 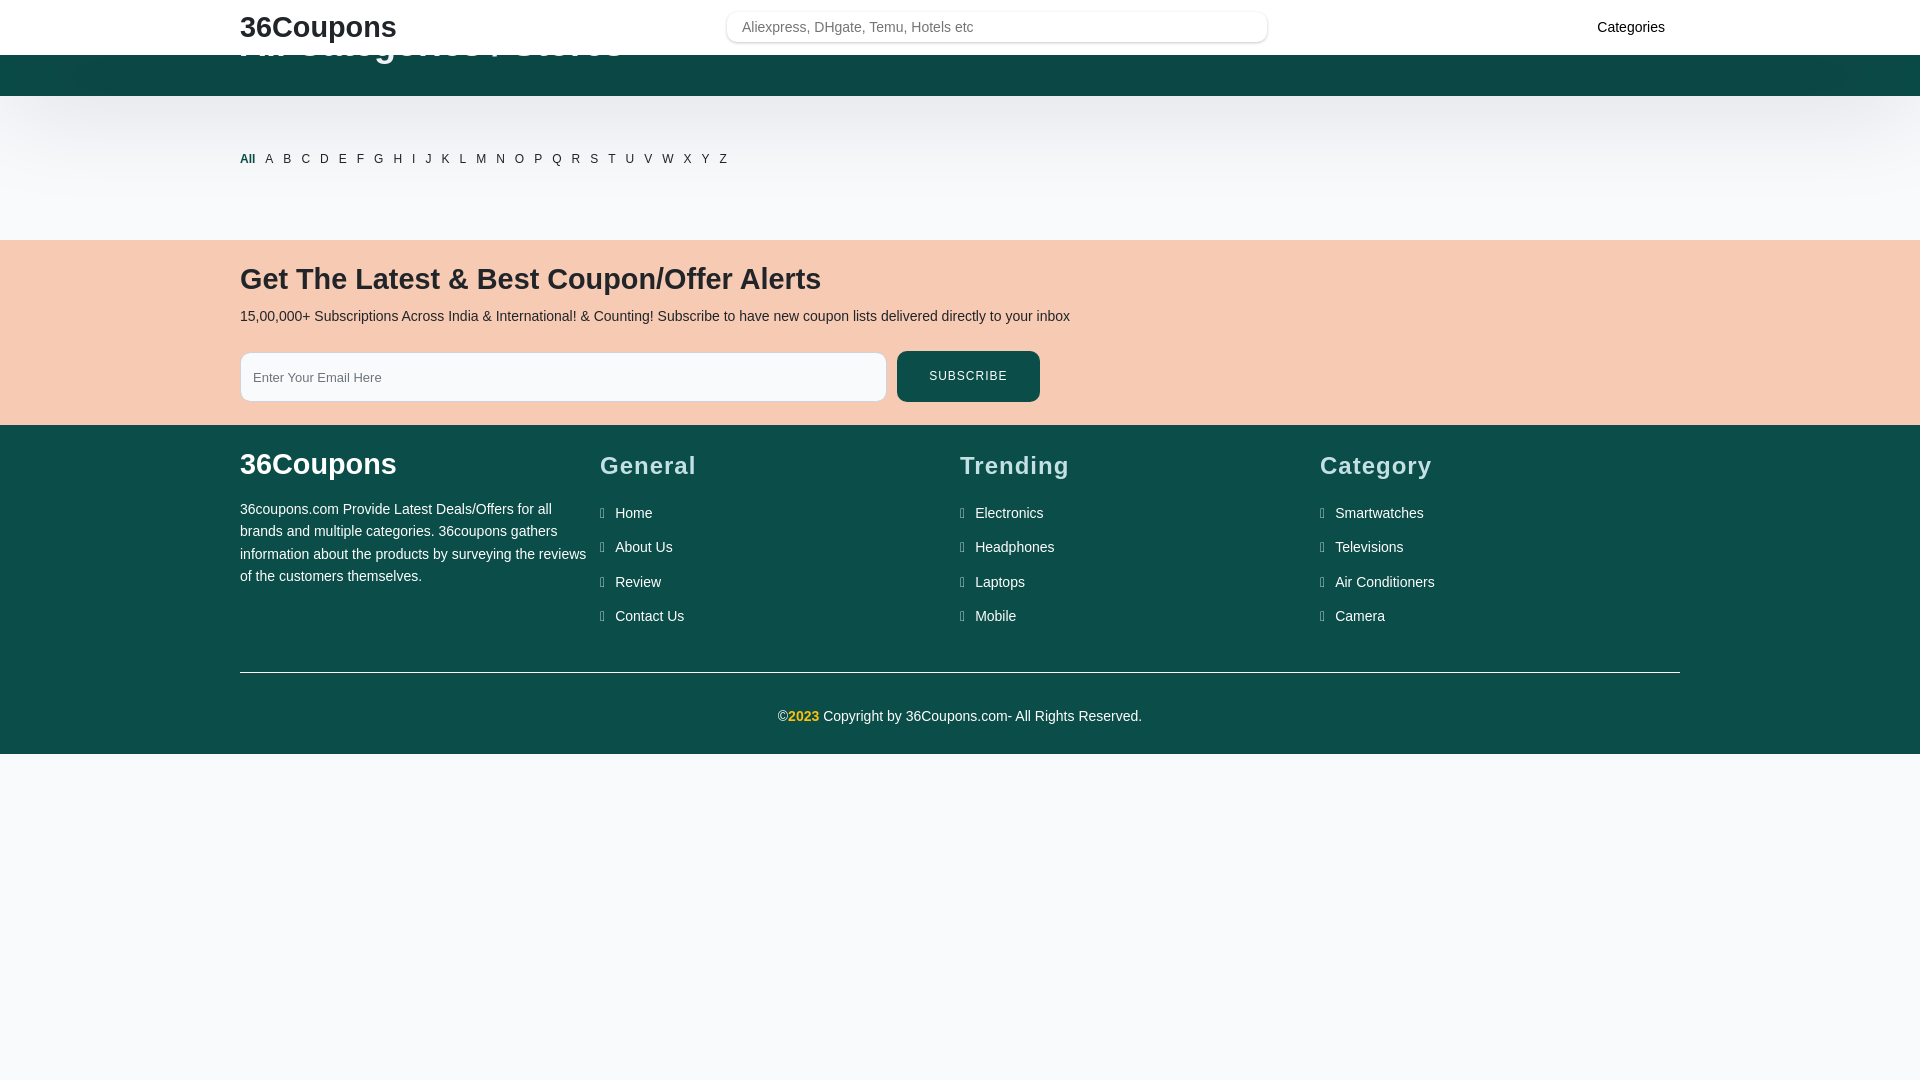 What do you see at coordinates (968, 376) in the screenshot?
I see `'SUBSCRIBE'` at bounding box center [968, 376].